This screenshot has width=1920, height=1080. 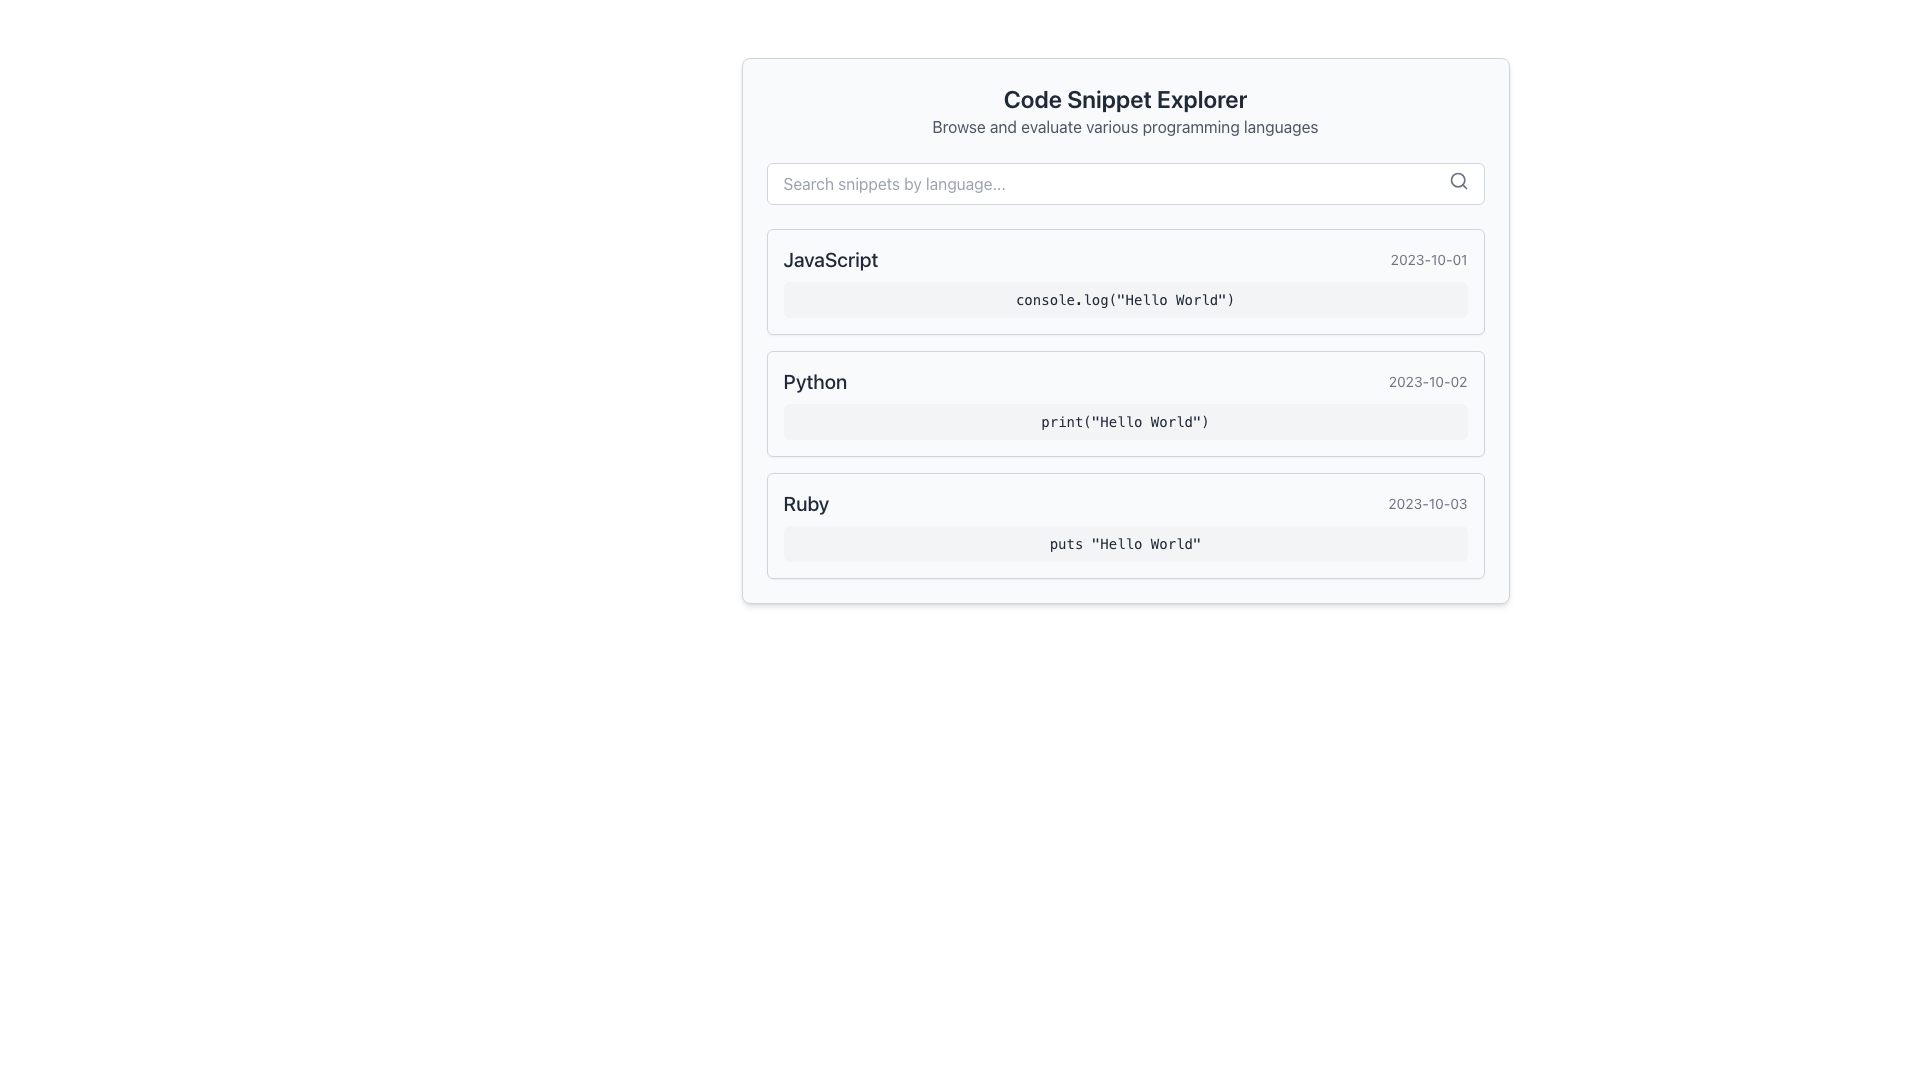 What do you see at coordinates (1125, 420) in the screenshot?
I see `the code snippet display box with a gray background and rounded corners that contains the text 'print("Hello World")', located in the Python section just below the header 'Python2023-10-02'` at bounding box center [1125, 420].